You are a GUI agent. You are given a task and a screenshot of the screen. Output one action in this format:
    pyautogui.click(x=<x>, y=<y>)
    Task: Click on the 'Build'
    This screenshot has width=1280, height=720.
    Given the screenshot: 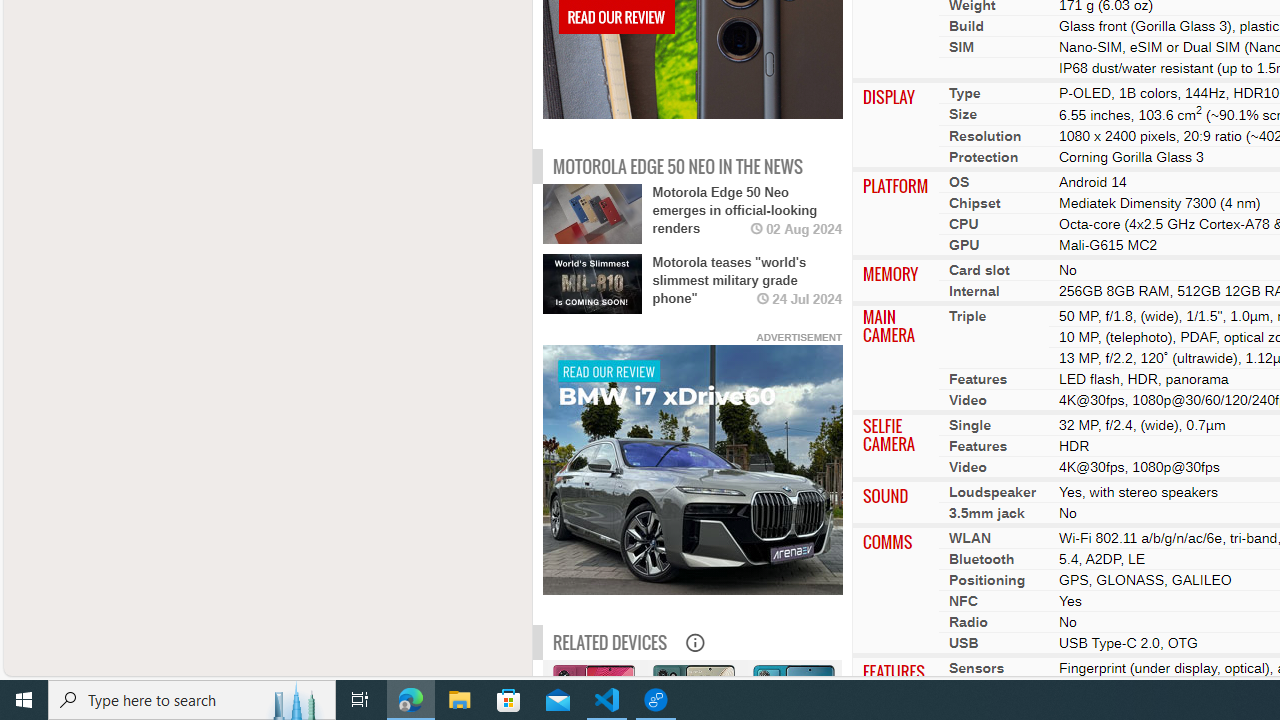 What is the action you would take?
    pyautogui.click(x=966, y=25)
    